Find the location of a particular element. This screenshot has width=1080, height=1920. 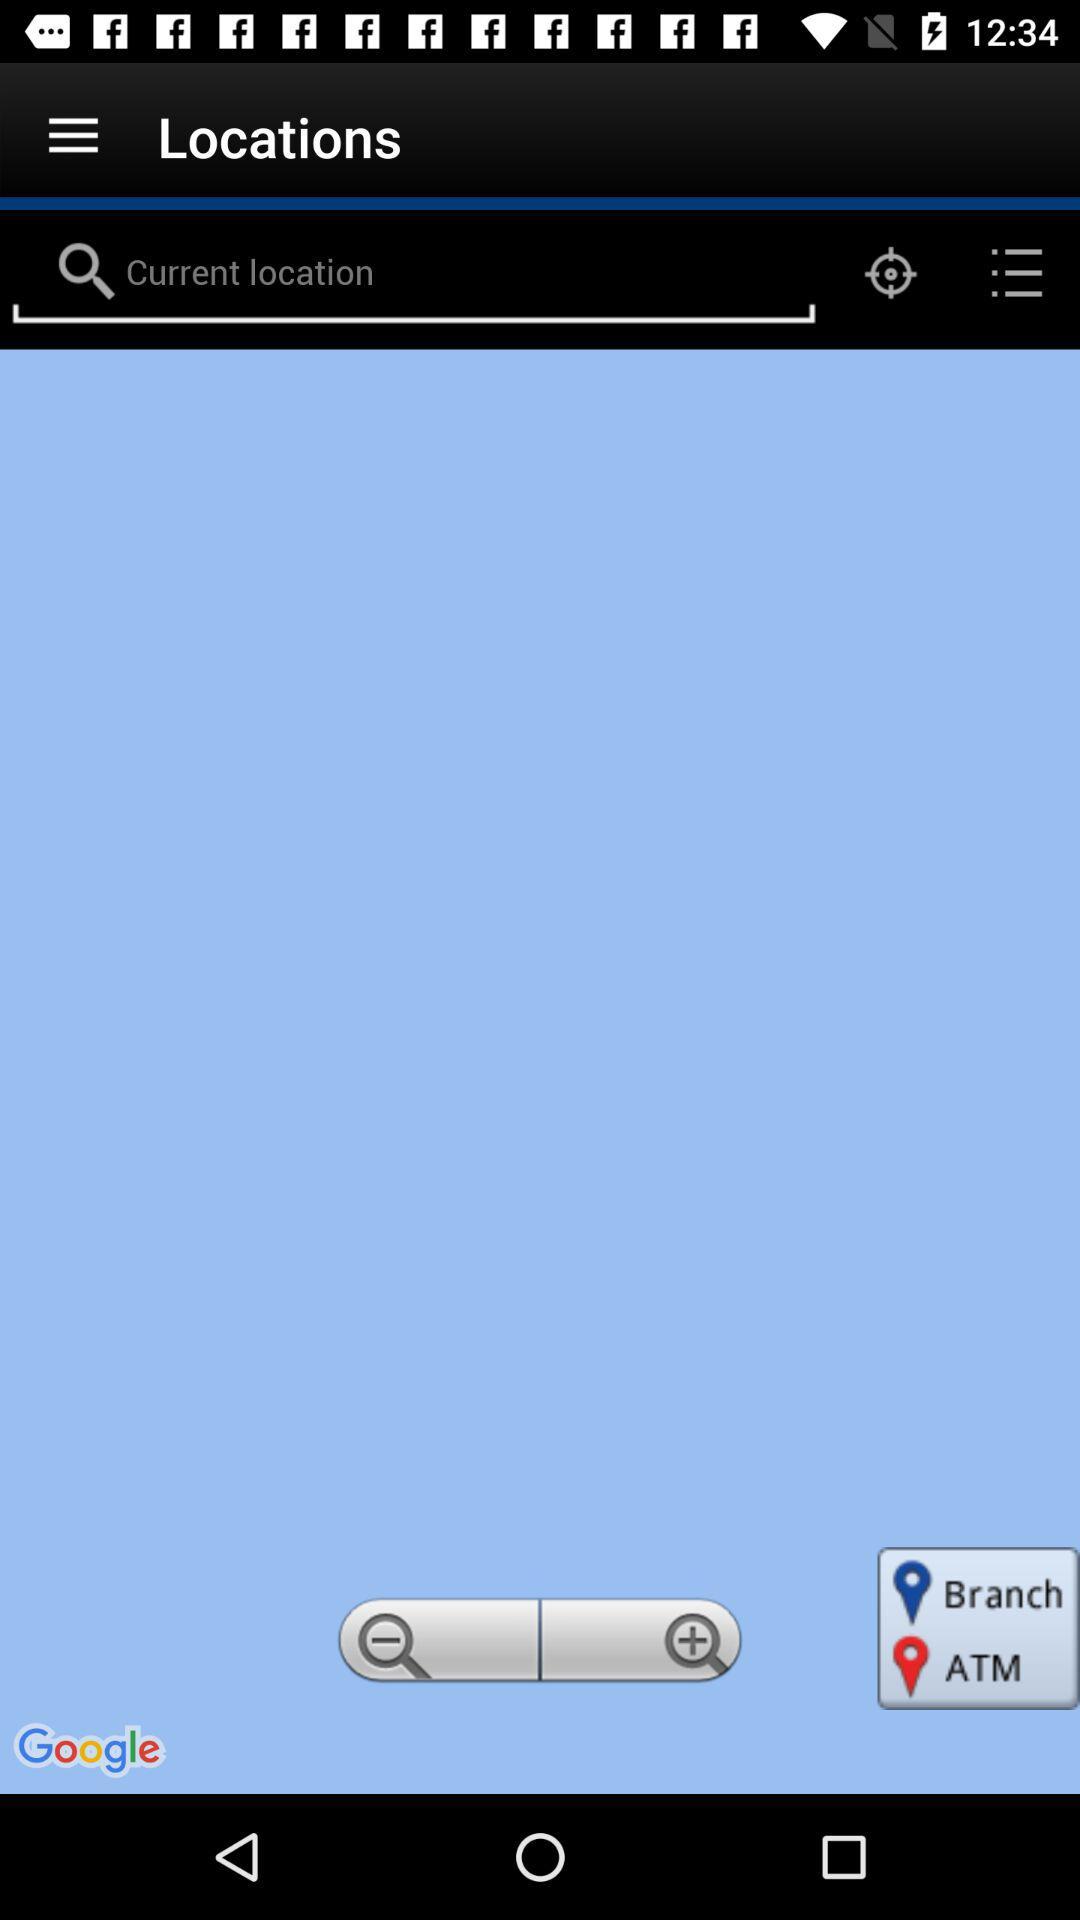

the app next to the locations is located at coordinates (72, 135).